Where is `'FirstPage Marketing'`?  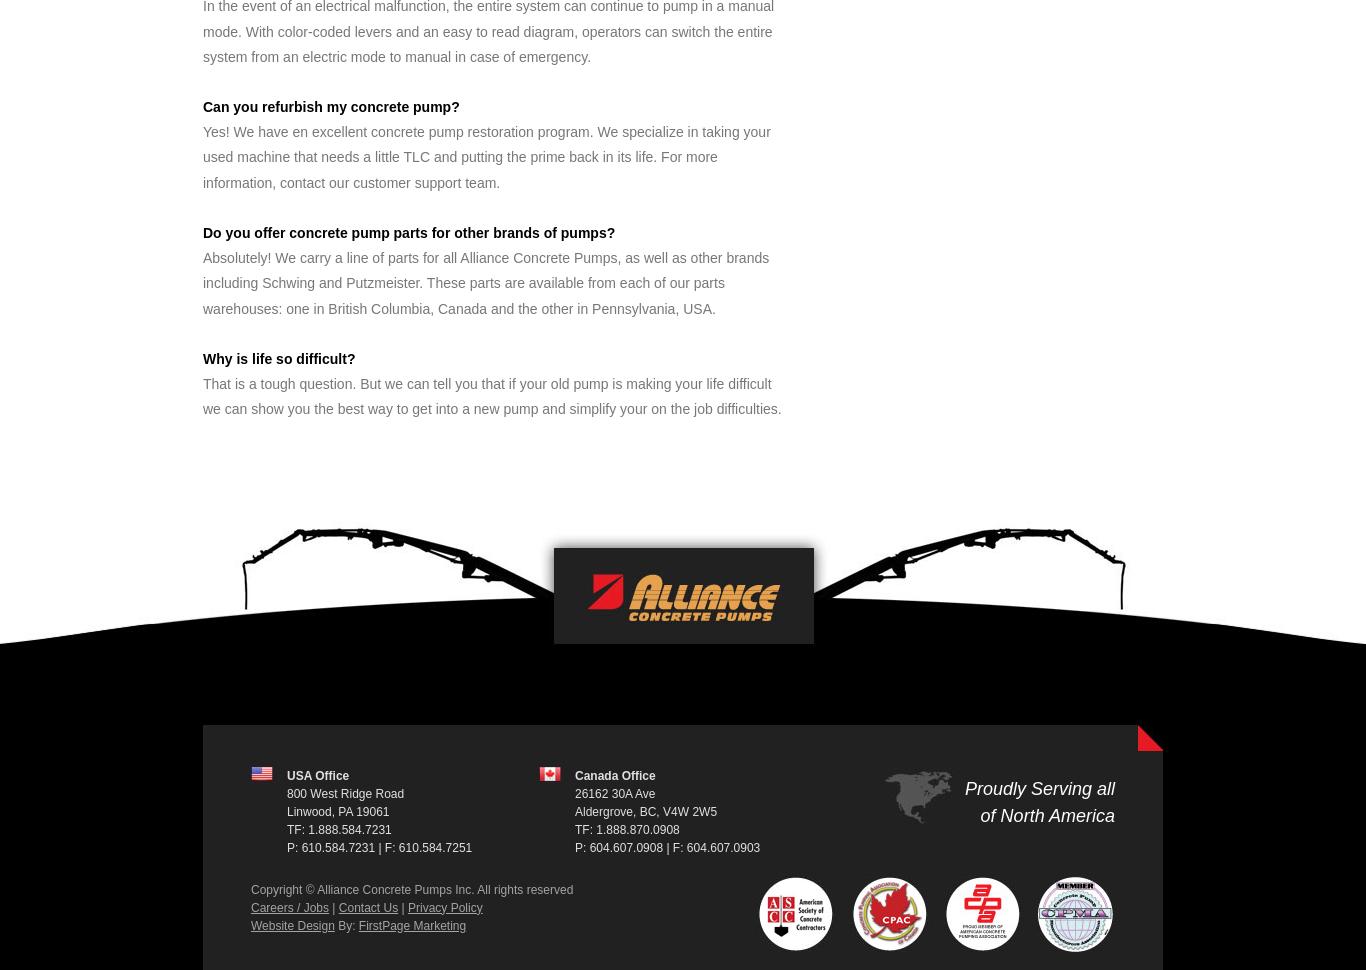 'FirstPage Marketing' is located at coordinates (357, 923).